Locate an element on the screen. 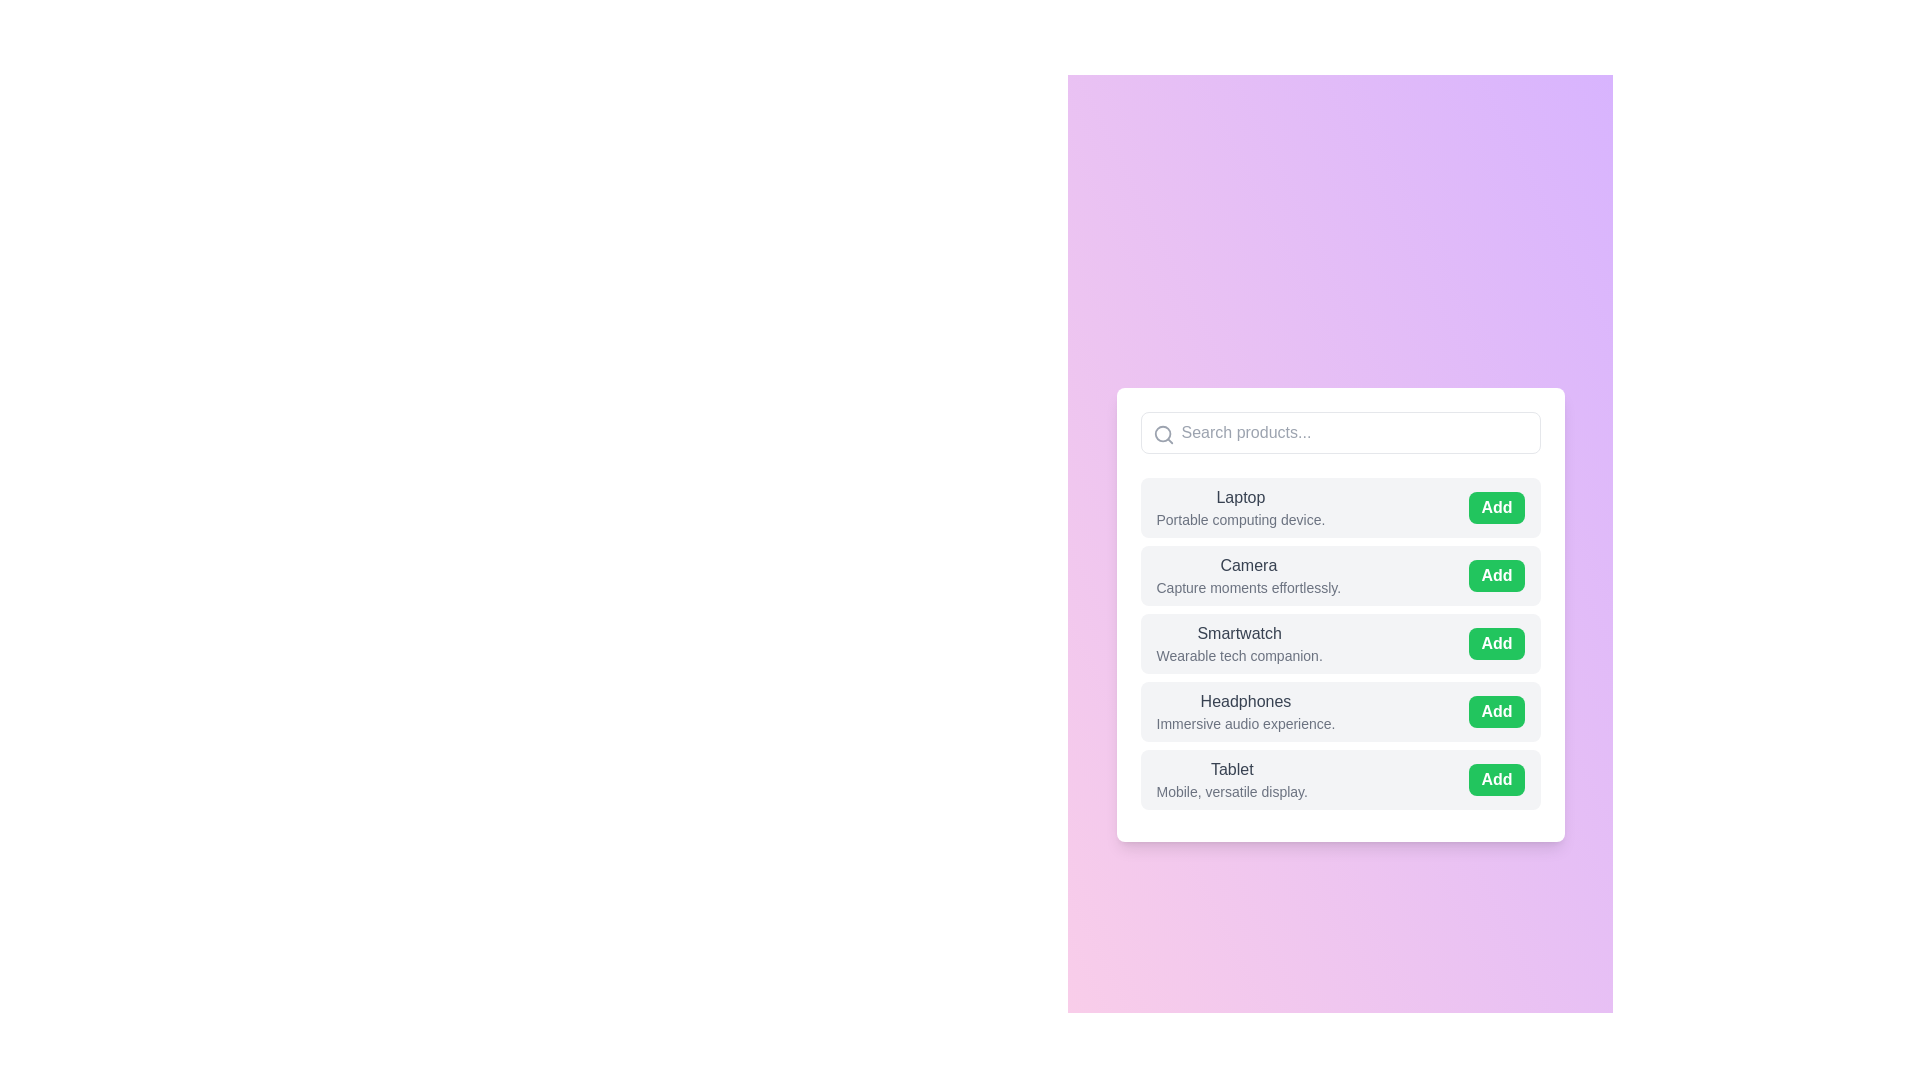 This screenshot has width=1920, height=1080. information from the composite UI component labeled 'Laptop', which includes a description of 'Portable computing device.' and a green button labeled 'Add' is located at coordinates (1340, 507).